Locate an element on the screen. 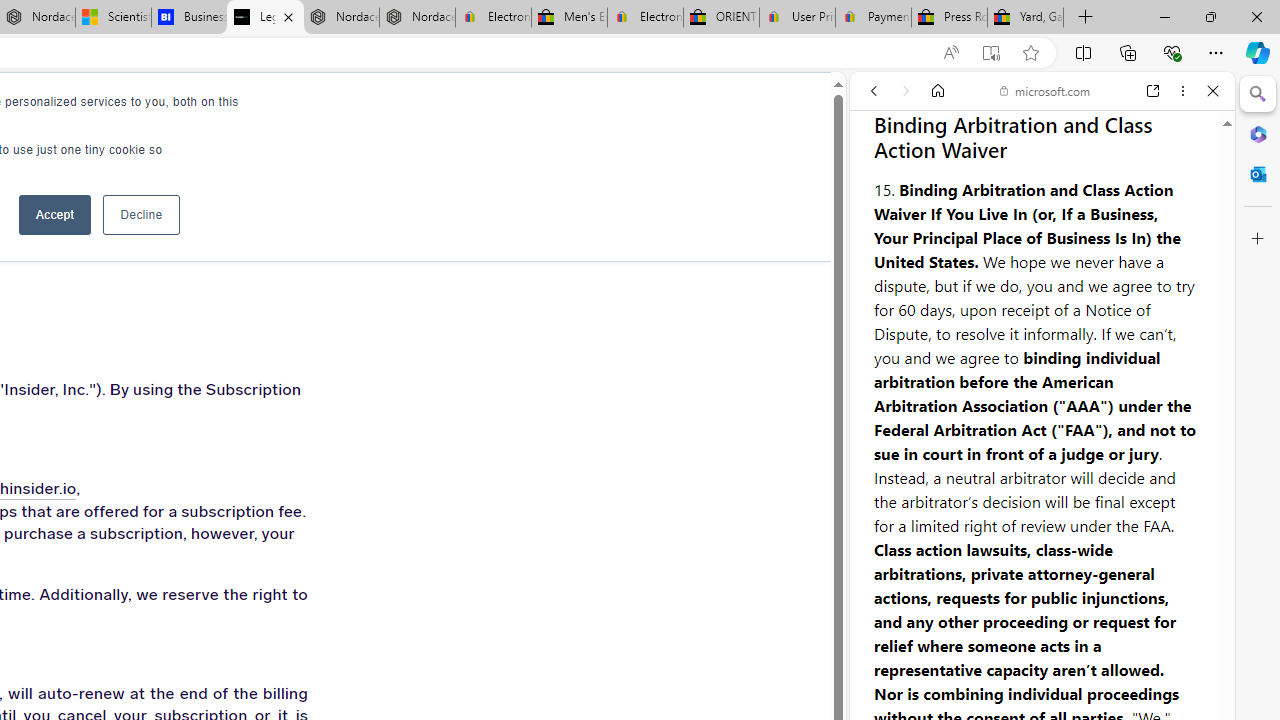 The height and width of the screenshot is (720, 1280). 'Web scope' is located at coordinates (881, 180).